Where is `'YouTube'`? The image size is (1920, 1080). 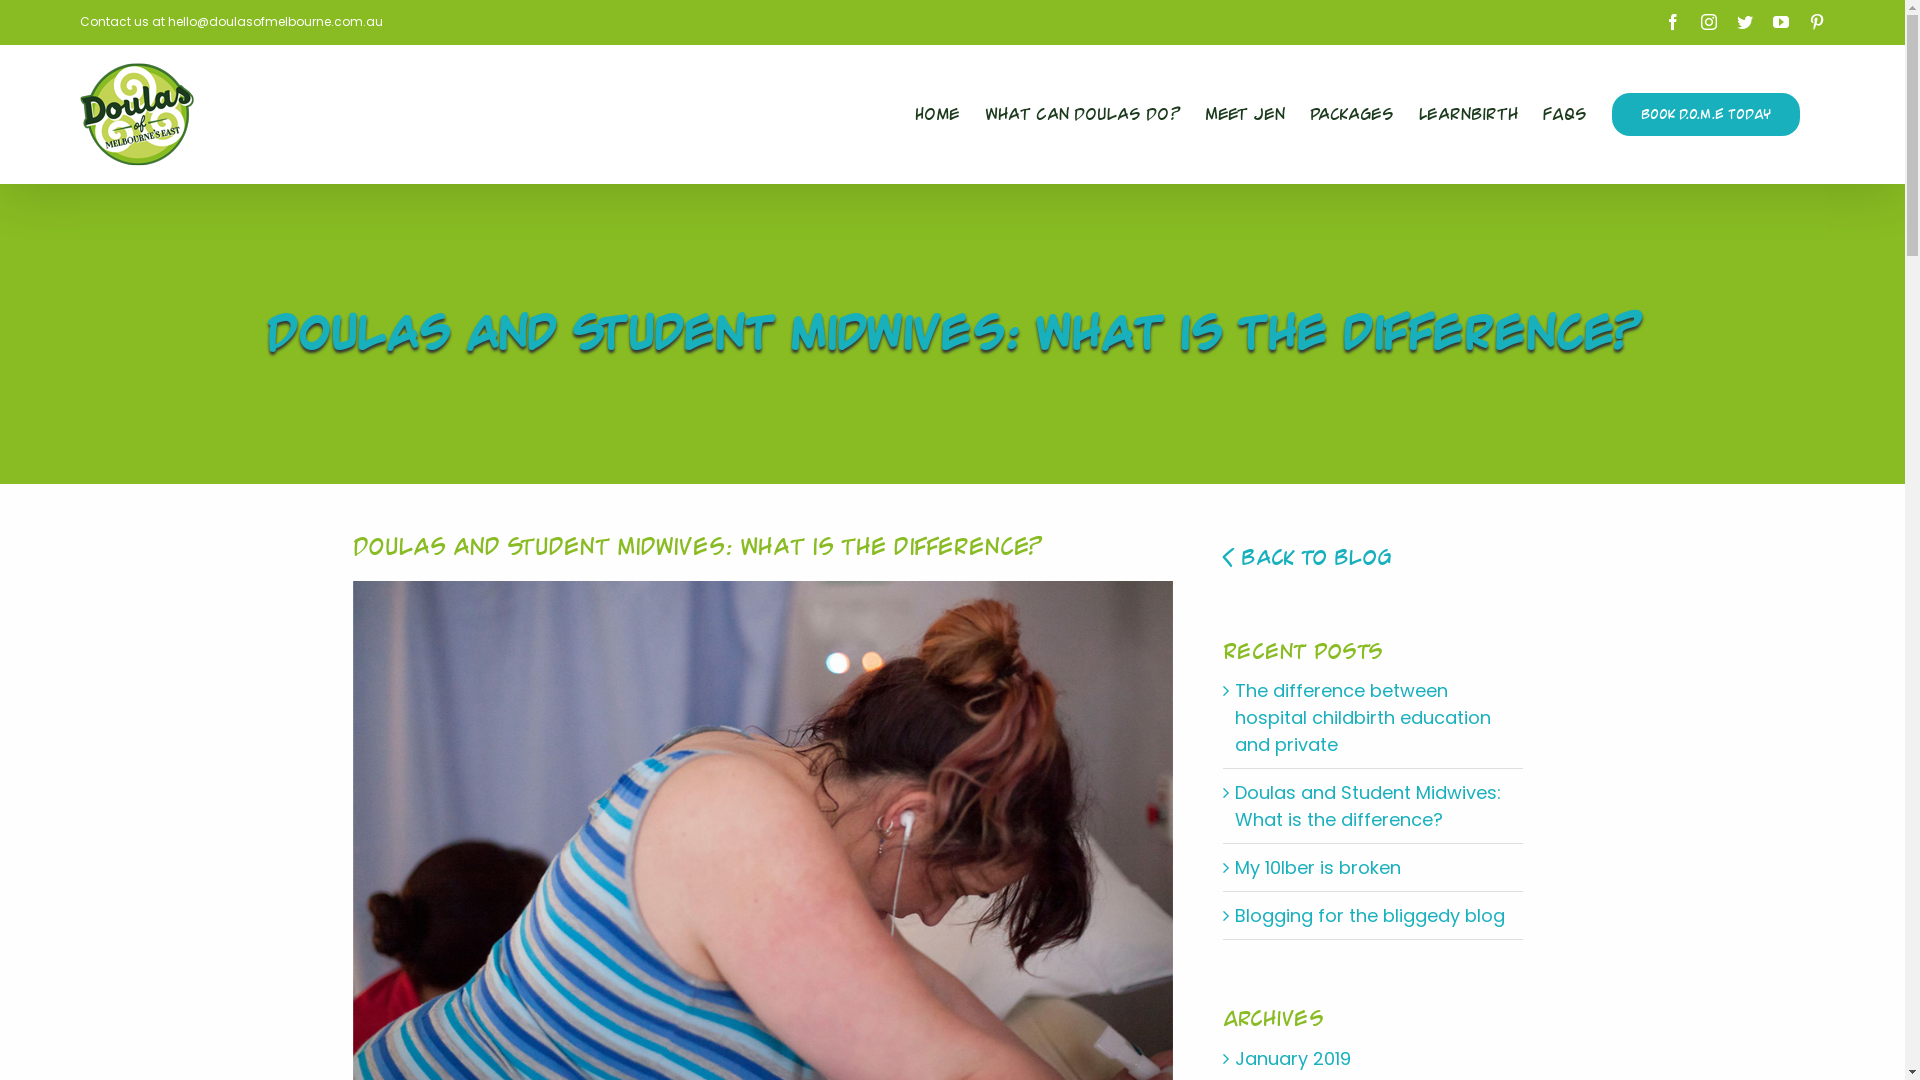 'YouTube' is located at coordinates (1772, 22).